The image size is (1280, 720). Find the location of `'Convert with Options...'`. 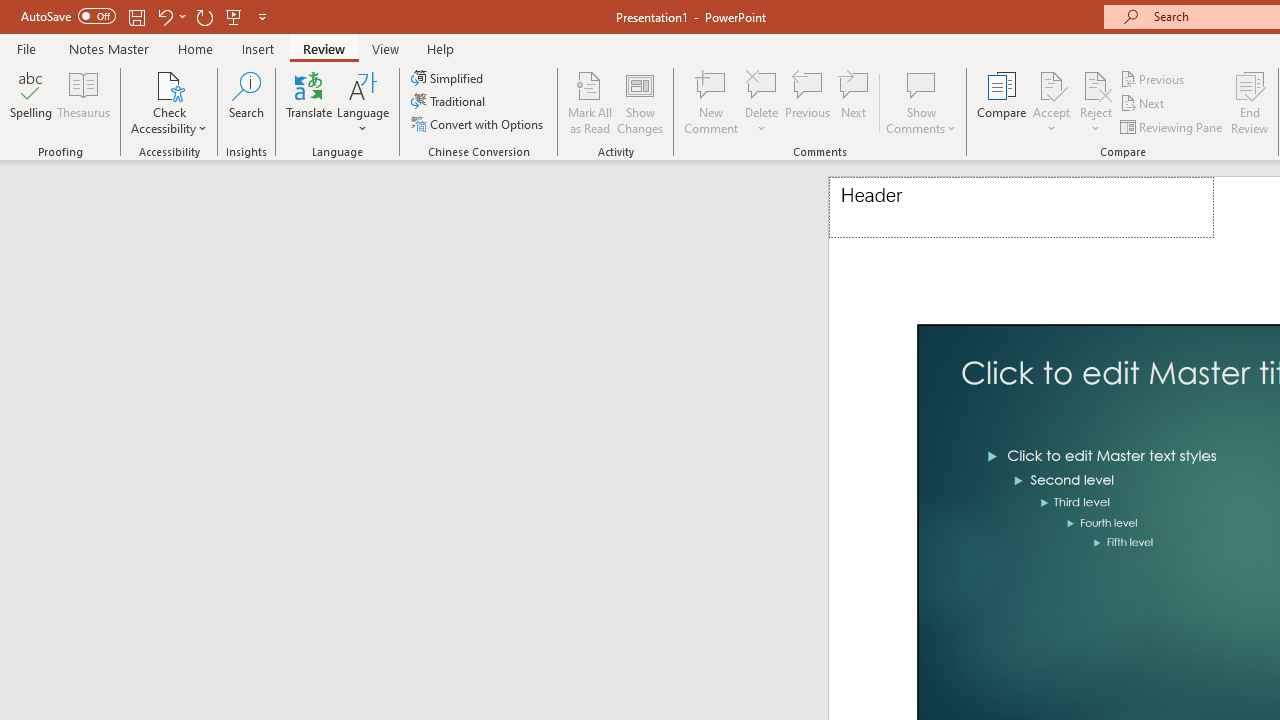

'Convert with Options...' is located at coordinates (478, 124).